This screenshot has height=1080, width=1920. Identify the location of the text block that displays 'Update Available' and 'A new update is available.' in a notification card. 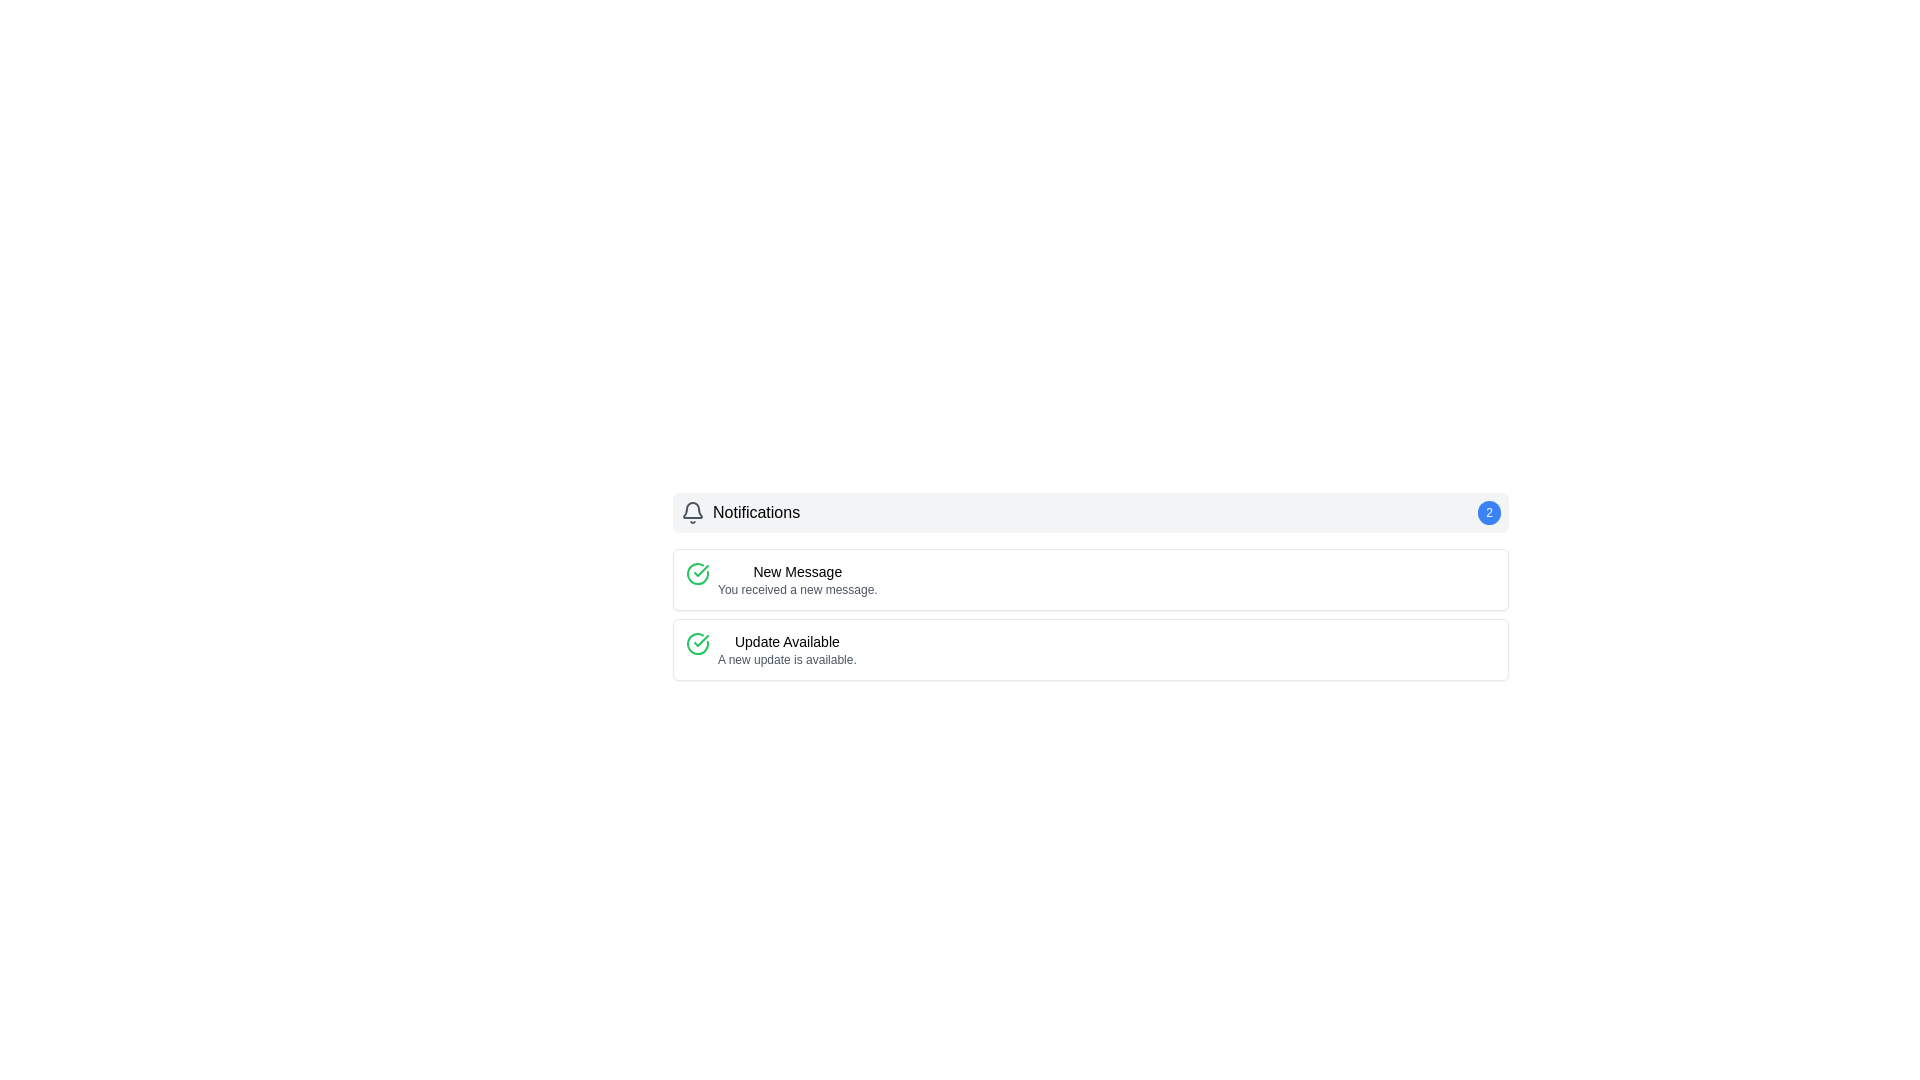
(786, 650).